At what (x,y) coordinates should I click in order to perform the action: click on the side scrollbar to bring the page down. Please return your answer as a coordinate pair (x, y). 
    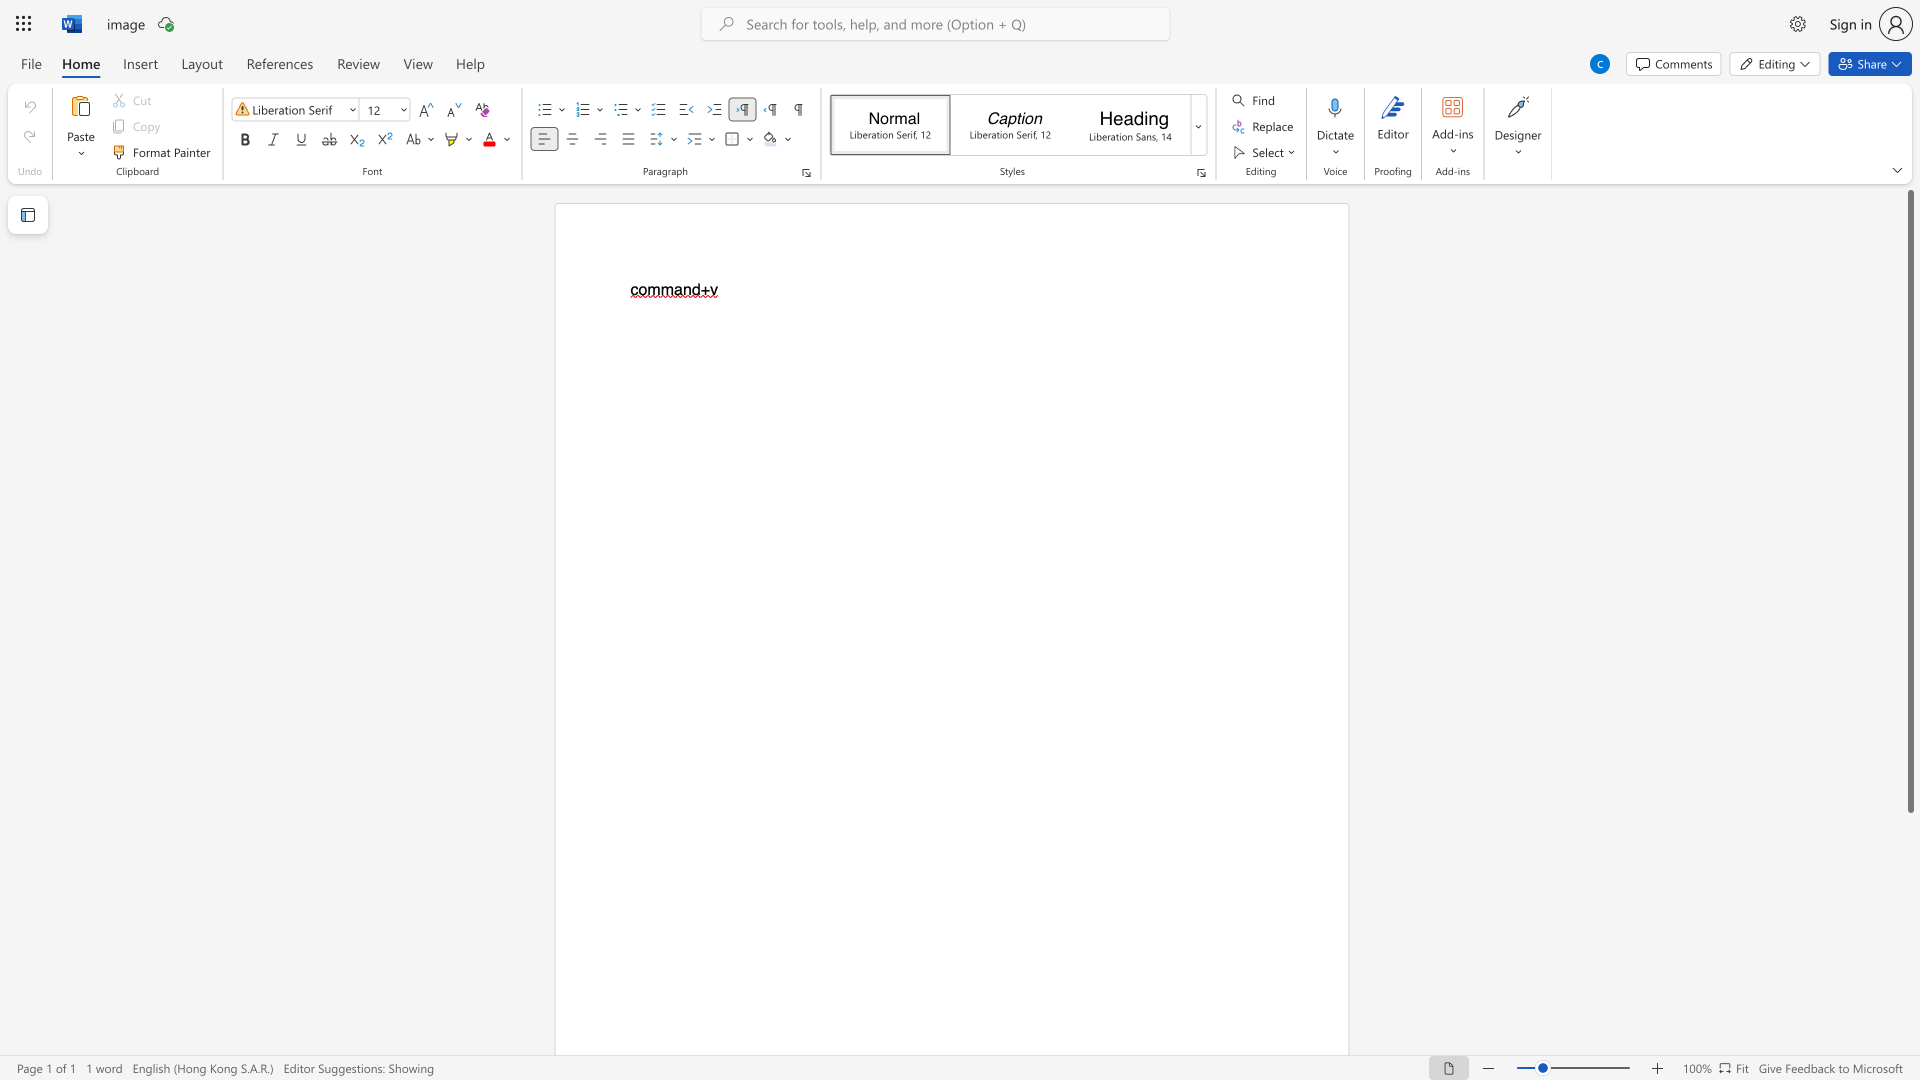
    Looking at the image, I should click on (1909, 990).